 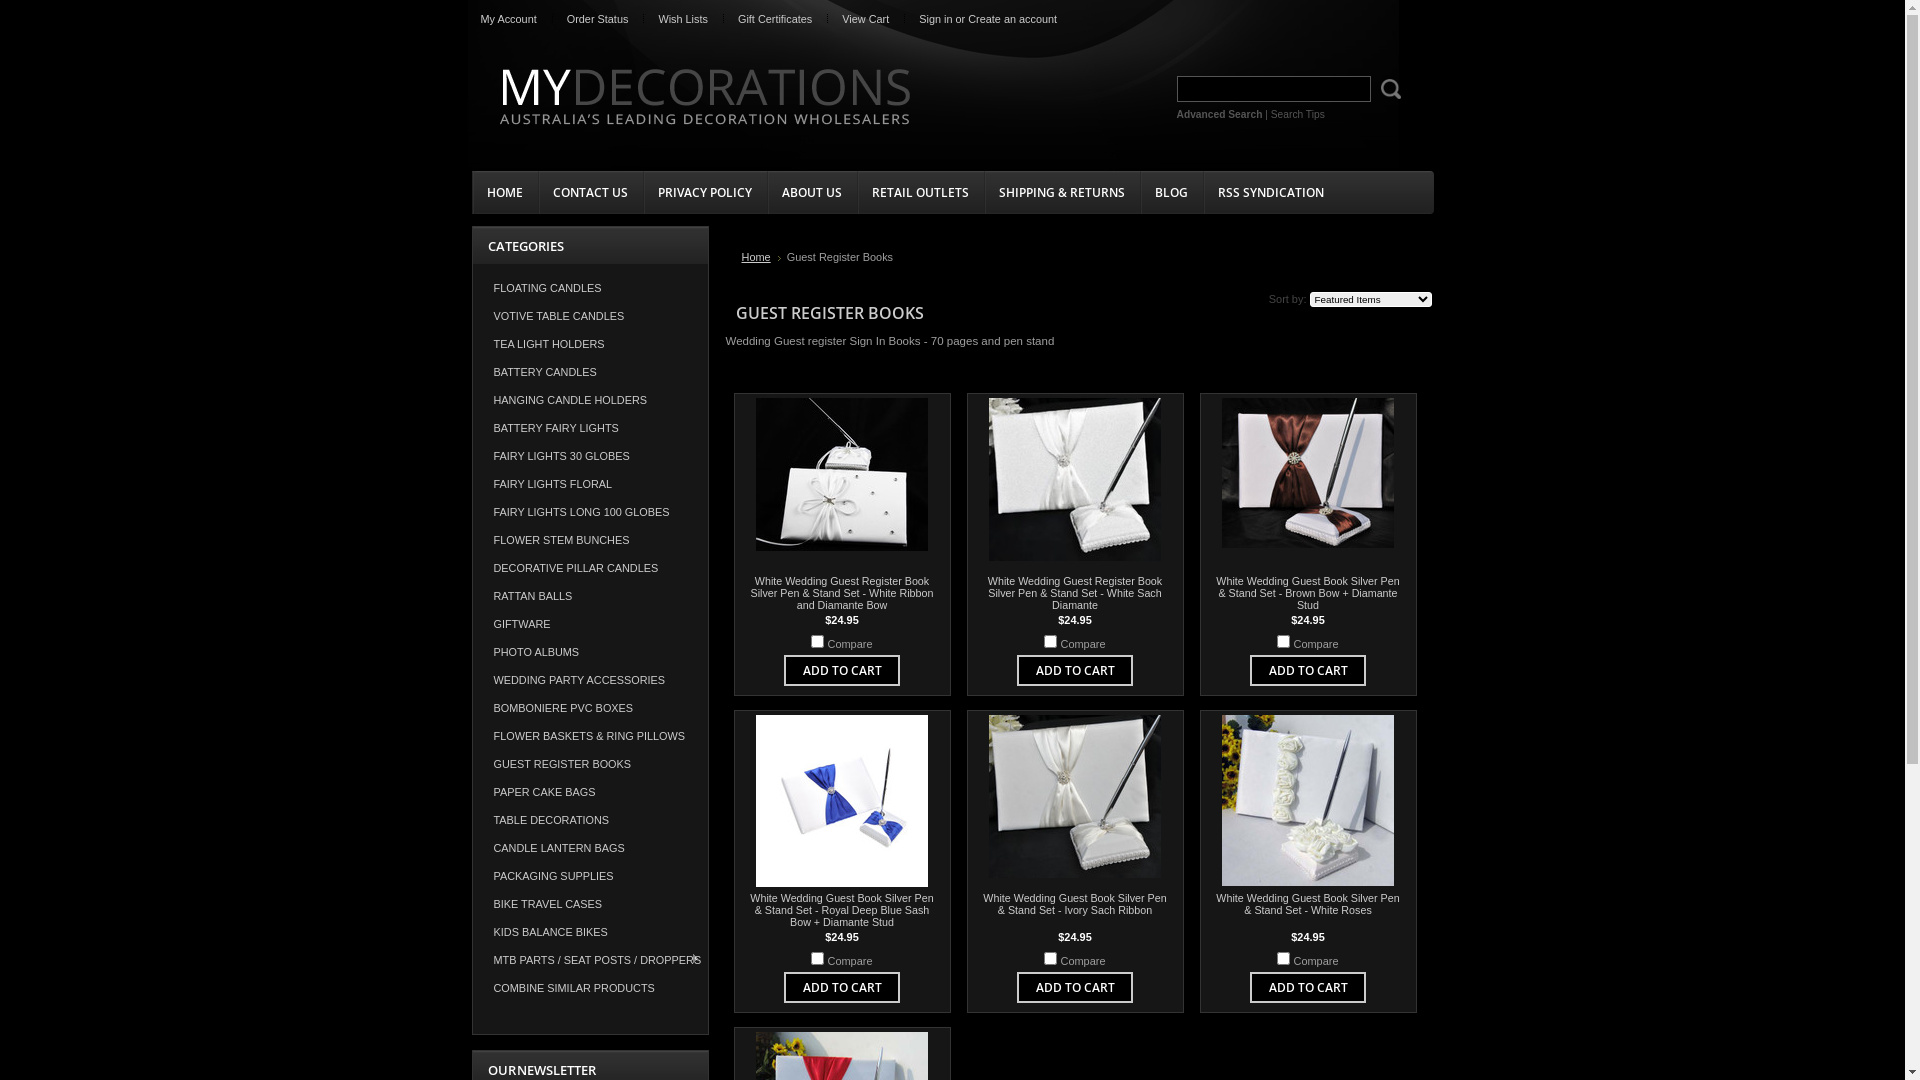 What do you see at coordinates (589, 455) in the screenshot?
I see `'FAIRY LIGHTS 30 GLOBES'` at bounding box center [589, 455].